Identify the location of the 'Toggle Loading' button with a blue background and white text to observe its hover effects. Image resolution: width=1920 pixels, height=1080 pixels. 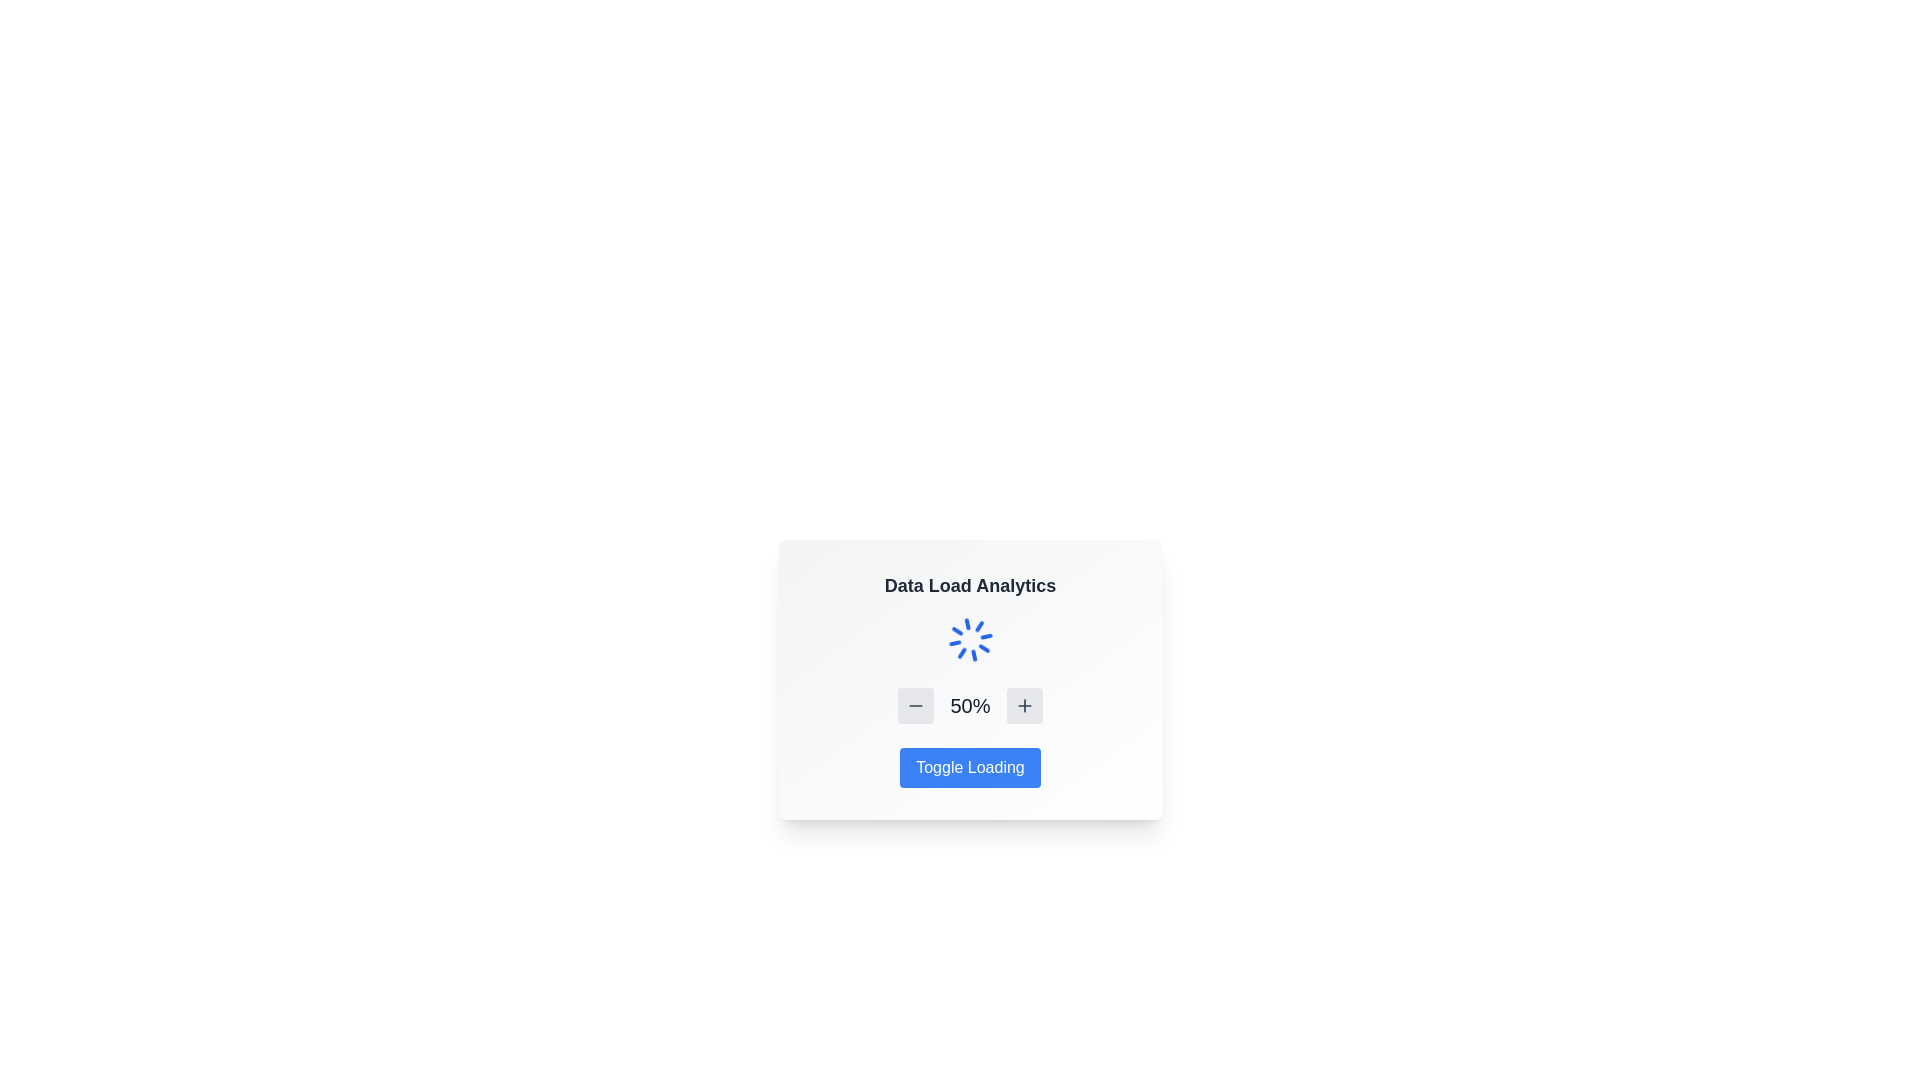
(970, 766).